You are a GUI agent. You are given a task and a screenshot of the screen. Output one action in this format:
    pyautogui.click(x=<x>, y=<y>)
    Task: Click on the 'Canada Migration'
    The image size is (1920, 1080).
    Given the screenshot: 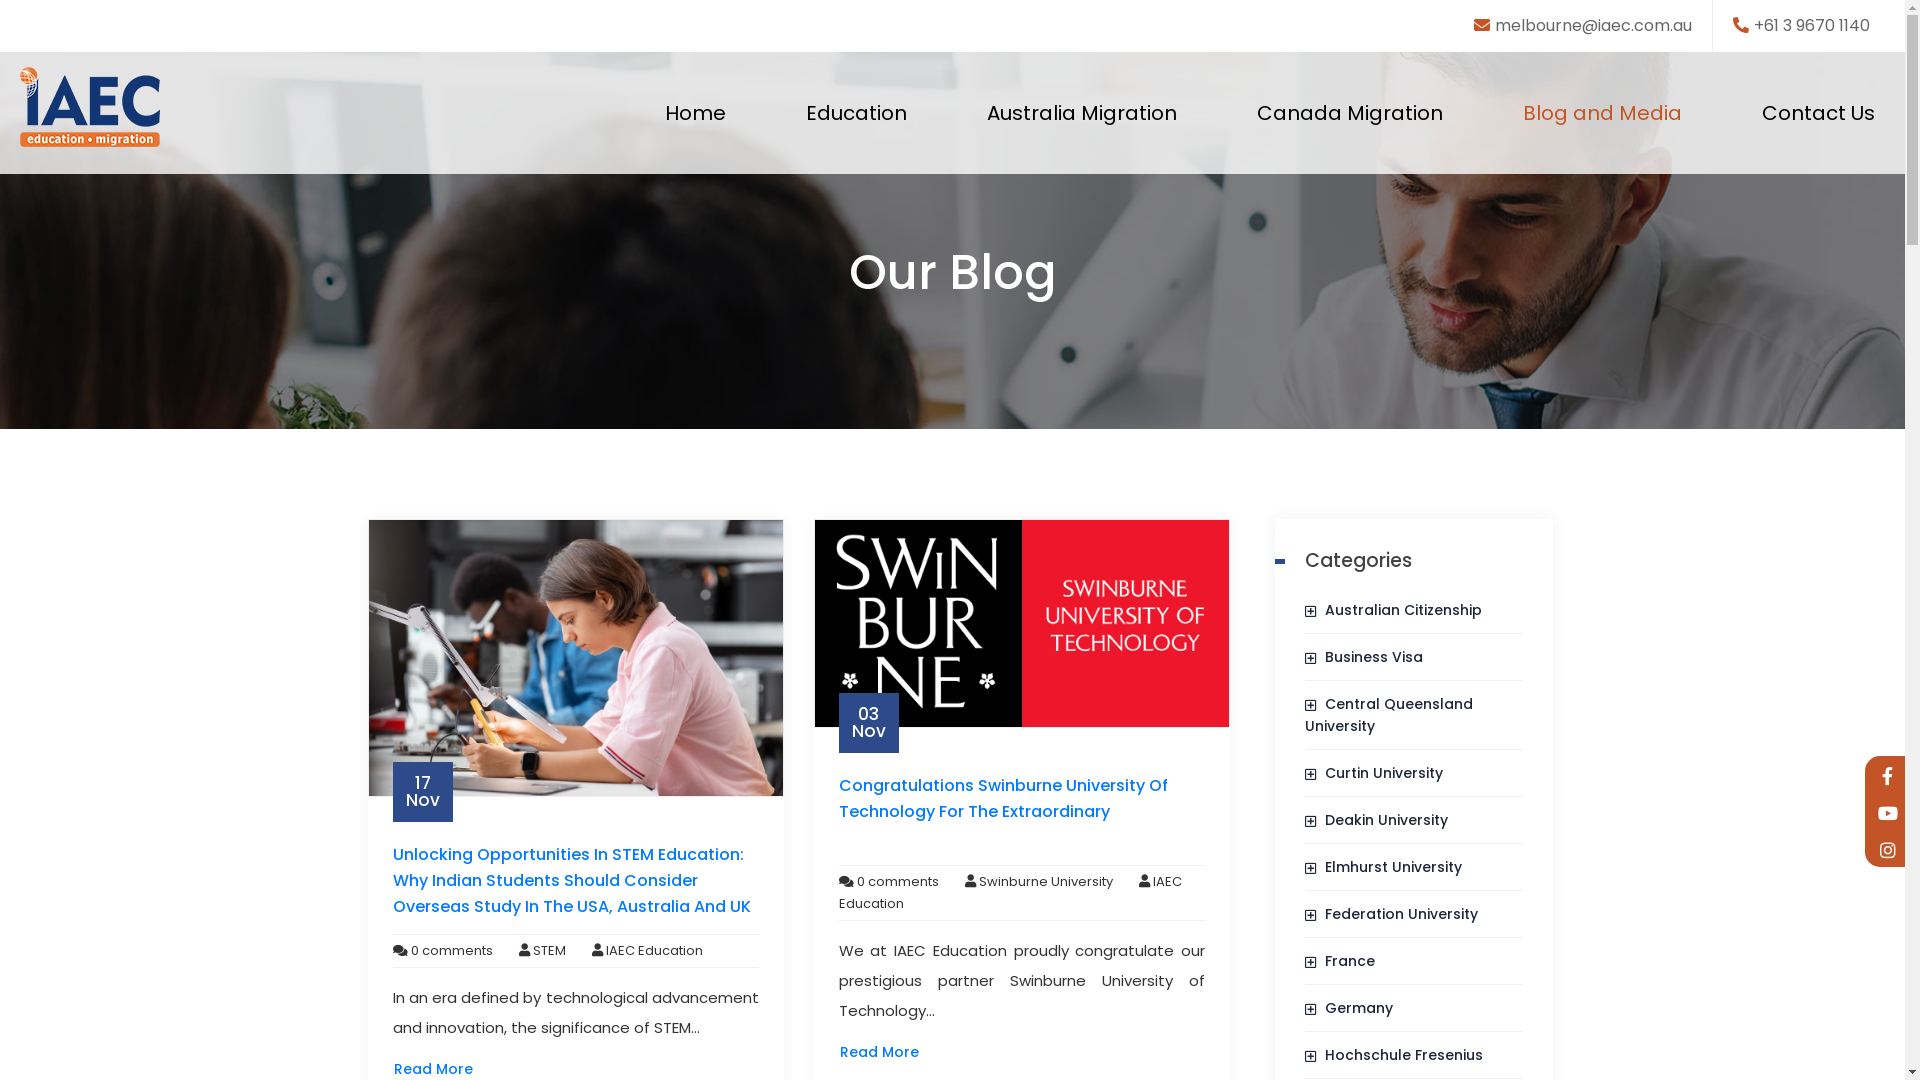 What is the action you would take?
    pyautogui.click(x=1349, y=112)
    